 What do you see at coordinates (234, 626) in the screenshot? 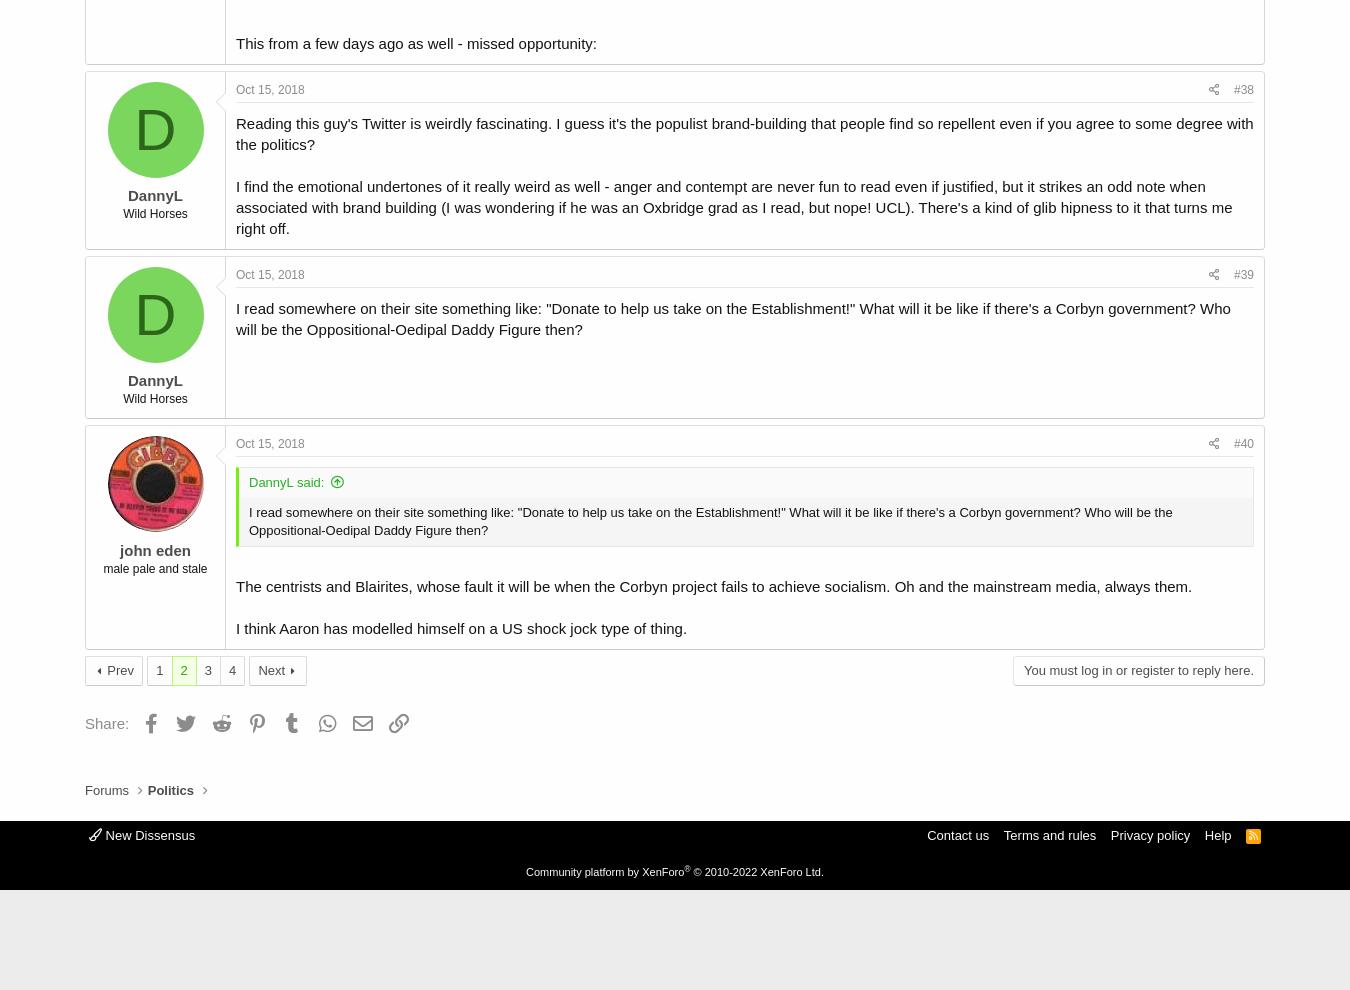
I see `'I think Aaron has modelled himself on a US shock jock type of thing.'` at bounding box center [234, 626].